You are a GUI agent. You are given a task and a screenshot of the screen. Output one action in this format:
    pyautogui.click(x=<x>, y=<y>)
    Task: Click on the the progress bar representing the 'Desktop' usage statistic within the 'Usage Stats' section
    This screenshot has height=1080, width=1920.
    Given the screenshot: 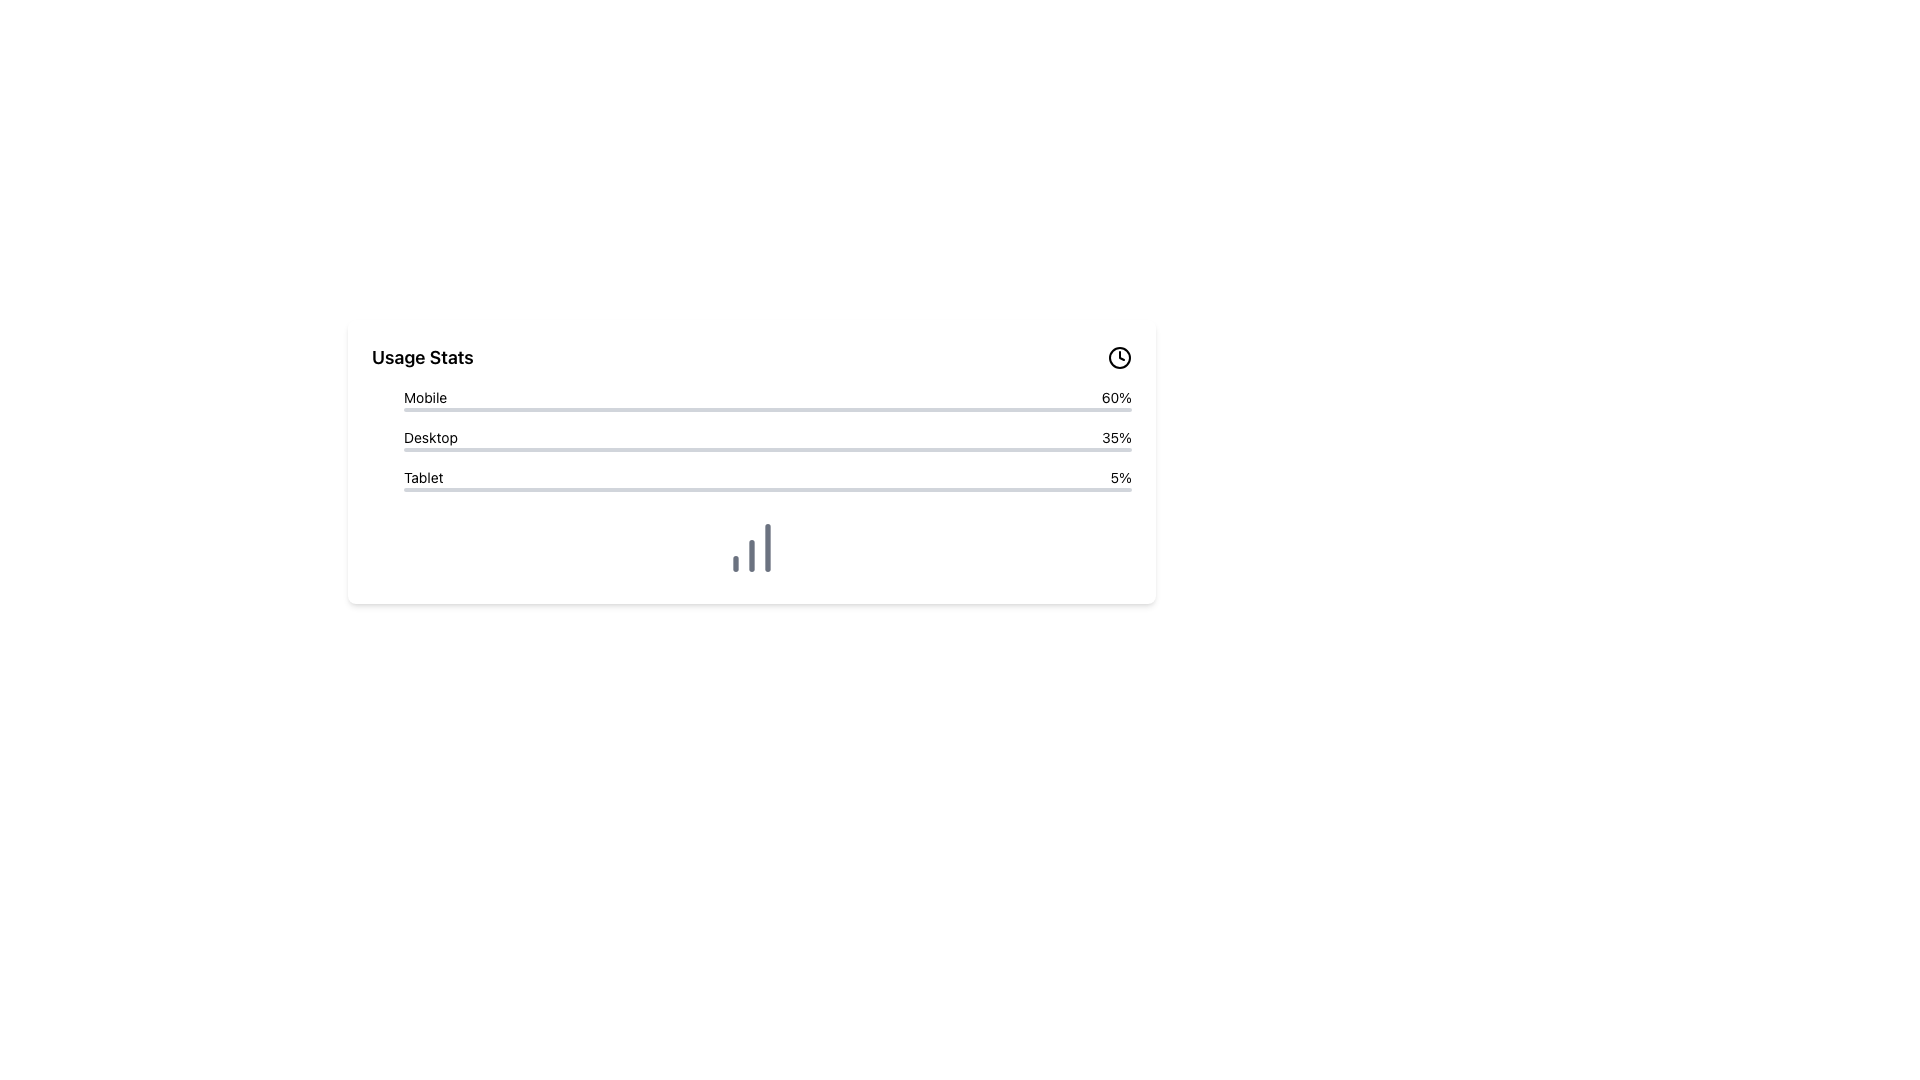 What is the action you would take?
    pyautogui.click(x=531, y=450)
    